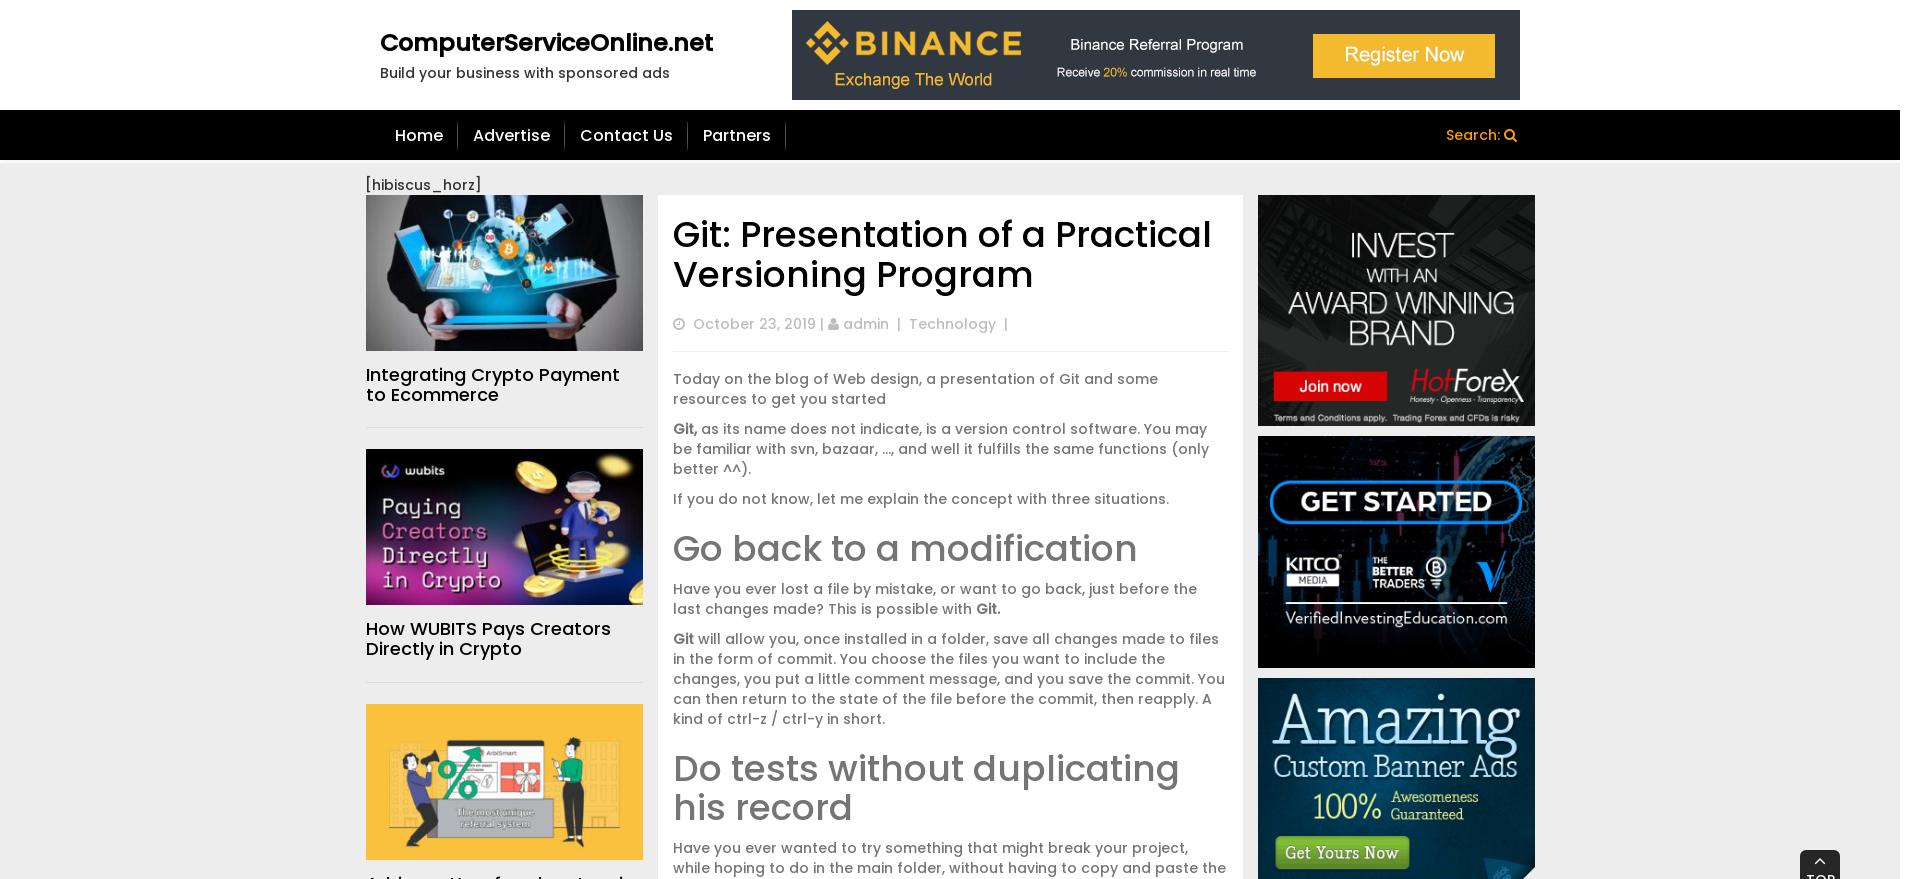 This screenshot has width=1915, height=879. What do you see at coordinates (626, 135) in the screenshot?
I see `'Contact Us'` at bounding box center [626, 135].